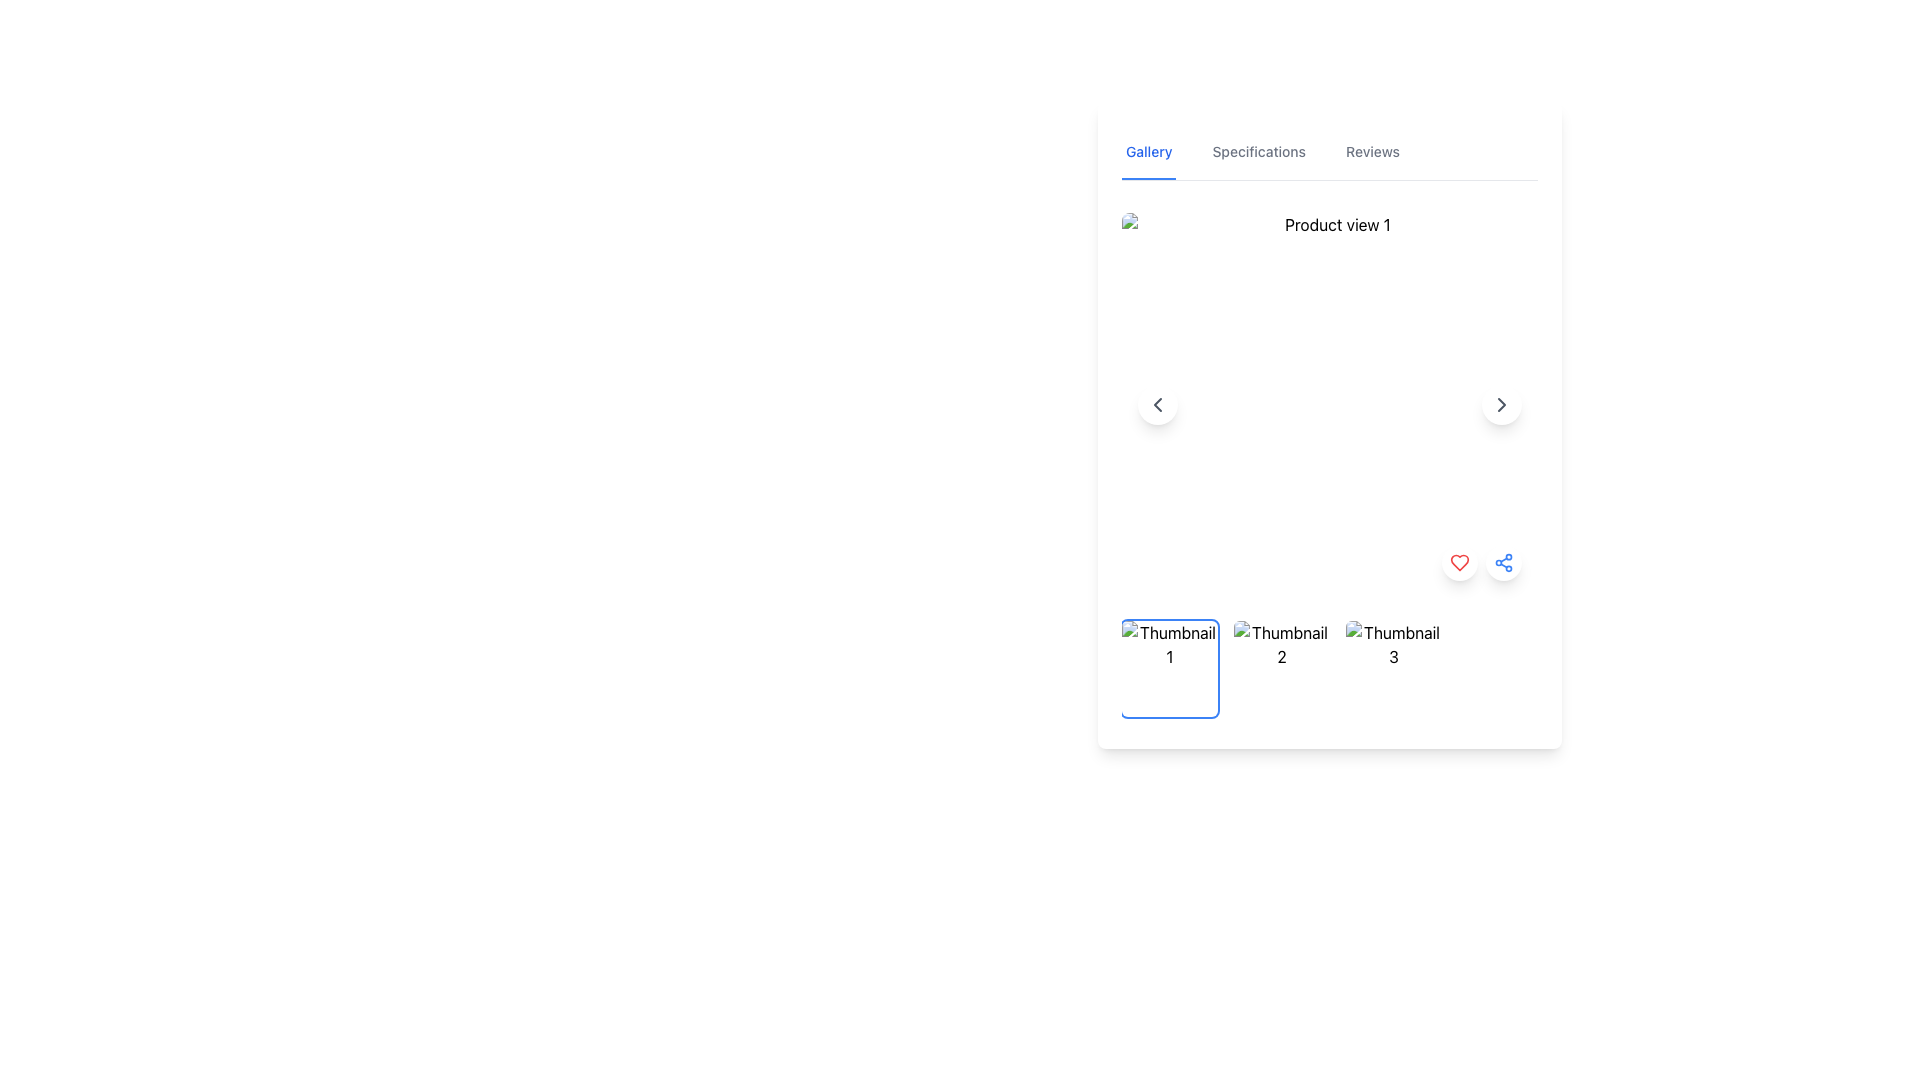  I want to click on the horizontal carousel with thumbnail items located at the bottom of the interface, so click(1329, 668).